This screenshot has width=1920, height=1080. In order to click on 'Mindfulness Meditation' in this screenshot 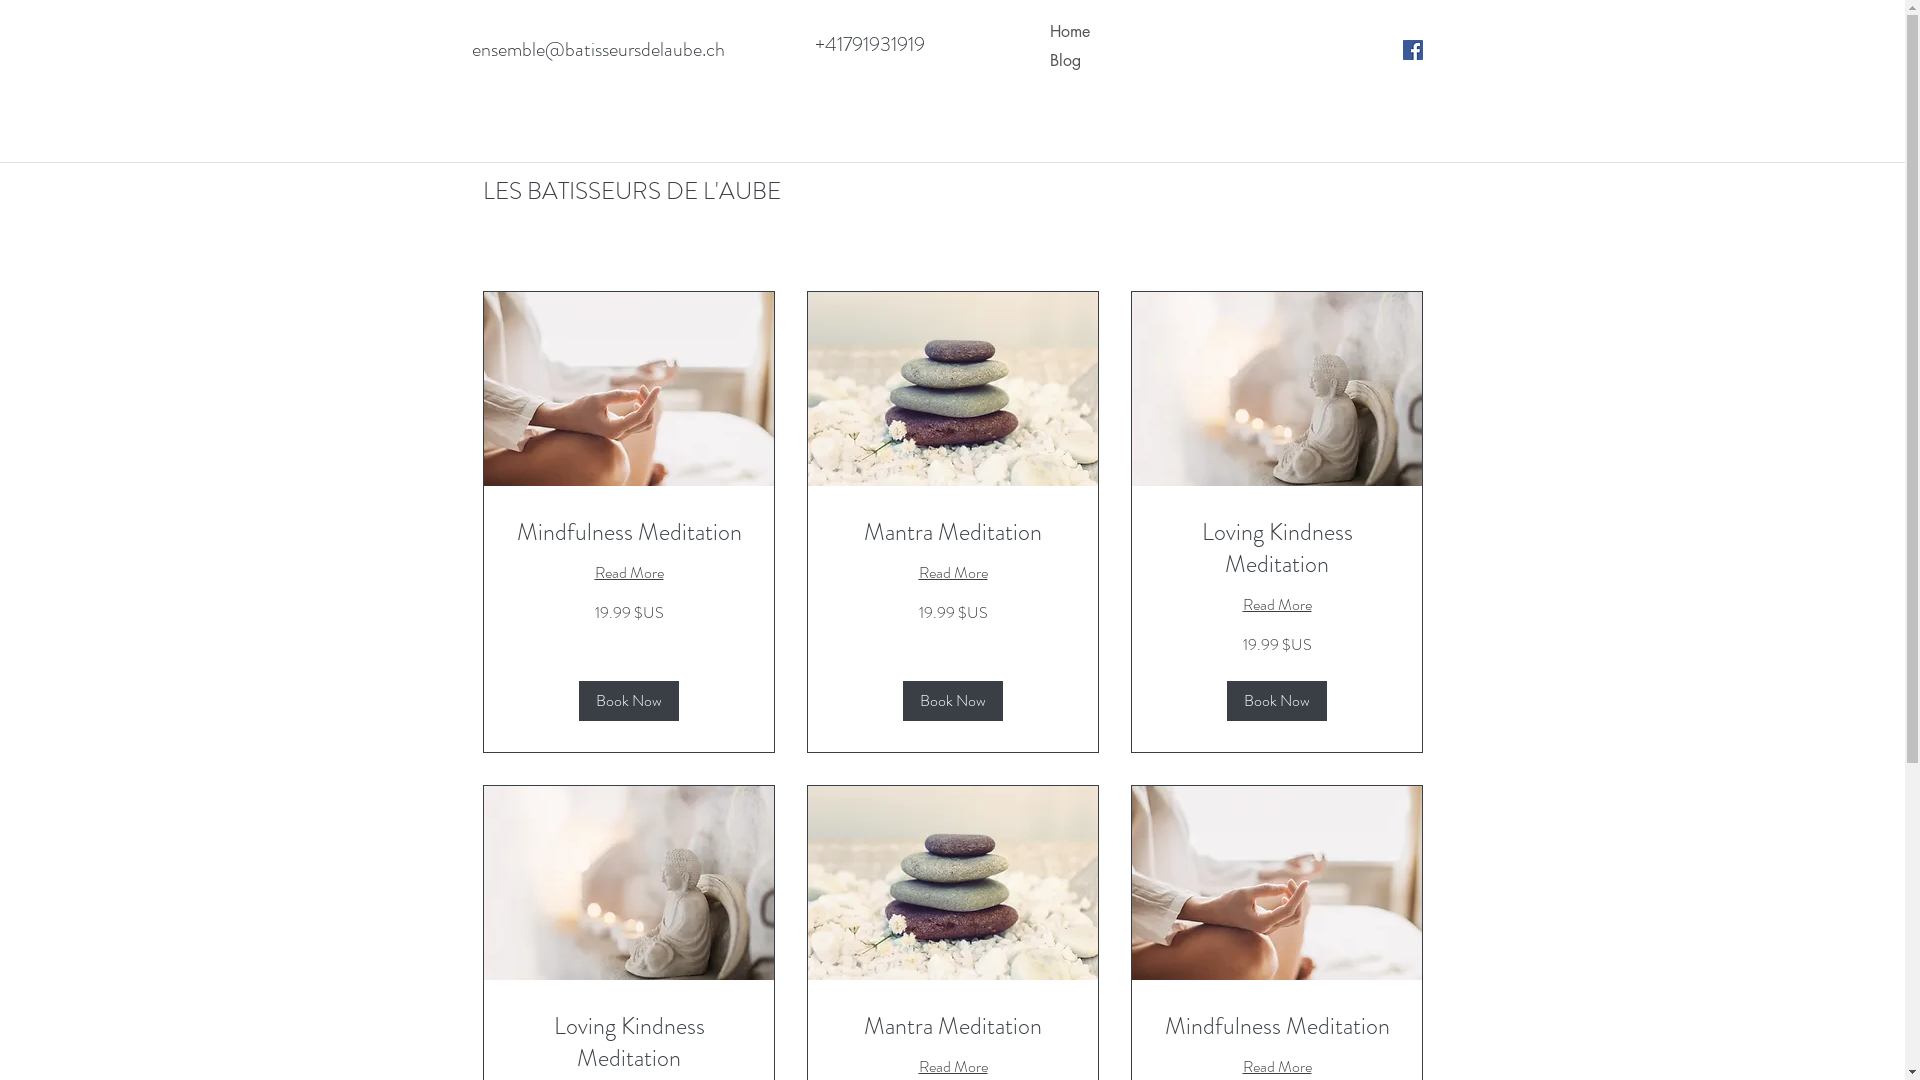, I will do `click(627, 531)`.